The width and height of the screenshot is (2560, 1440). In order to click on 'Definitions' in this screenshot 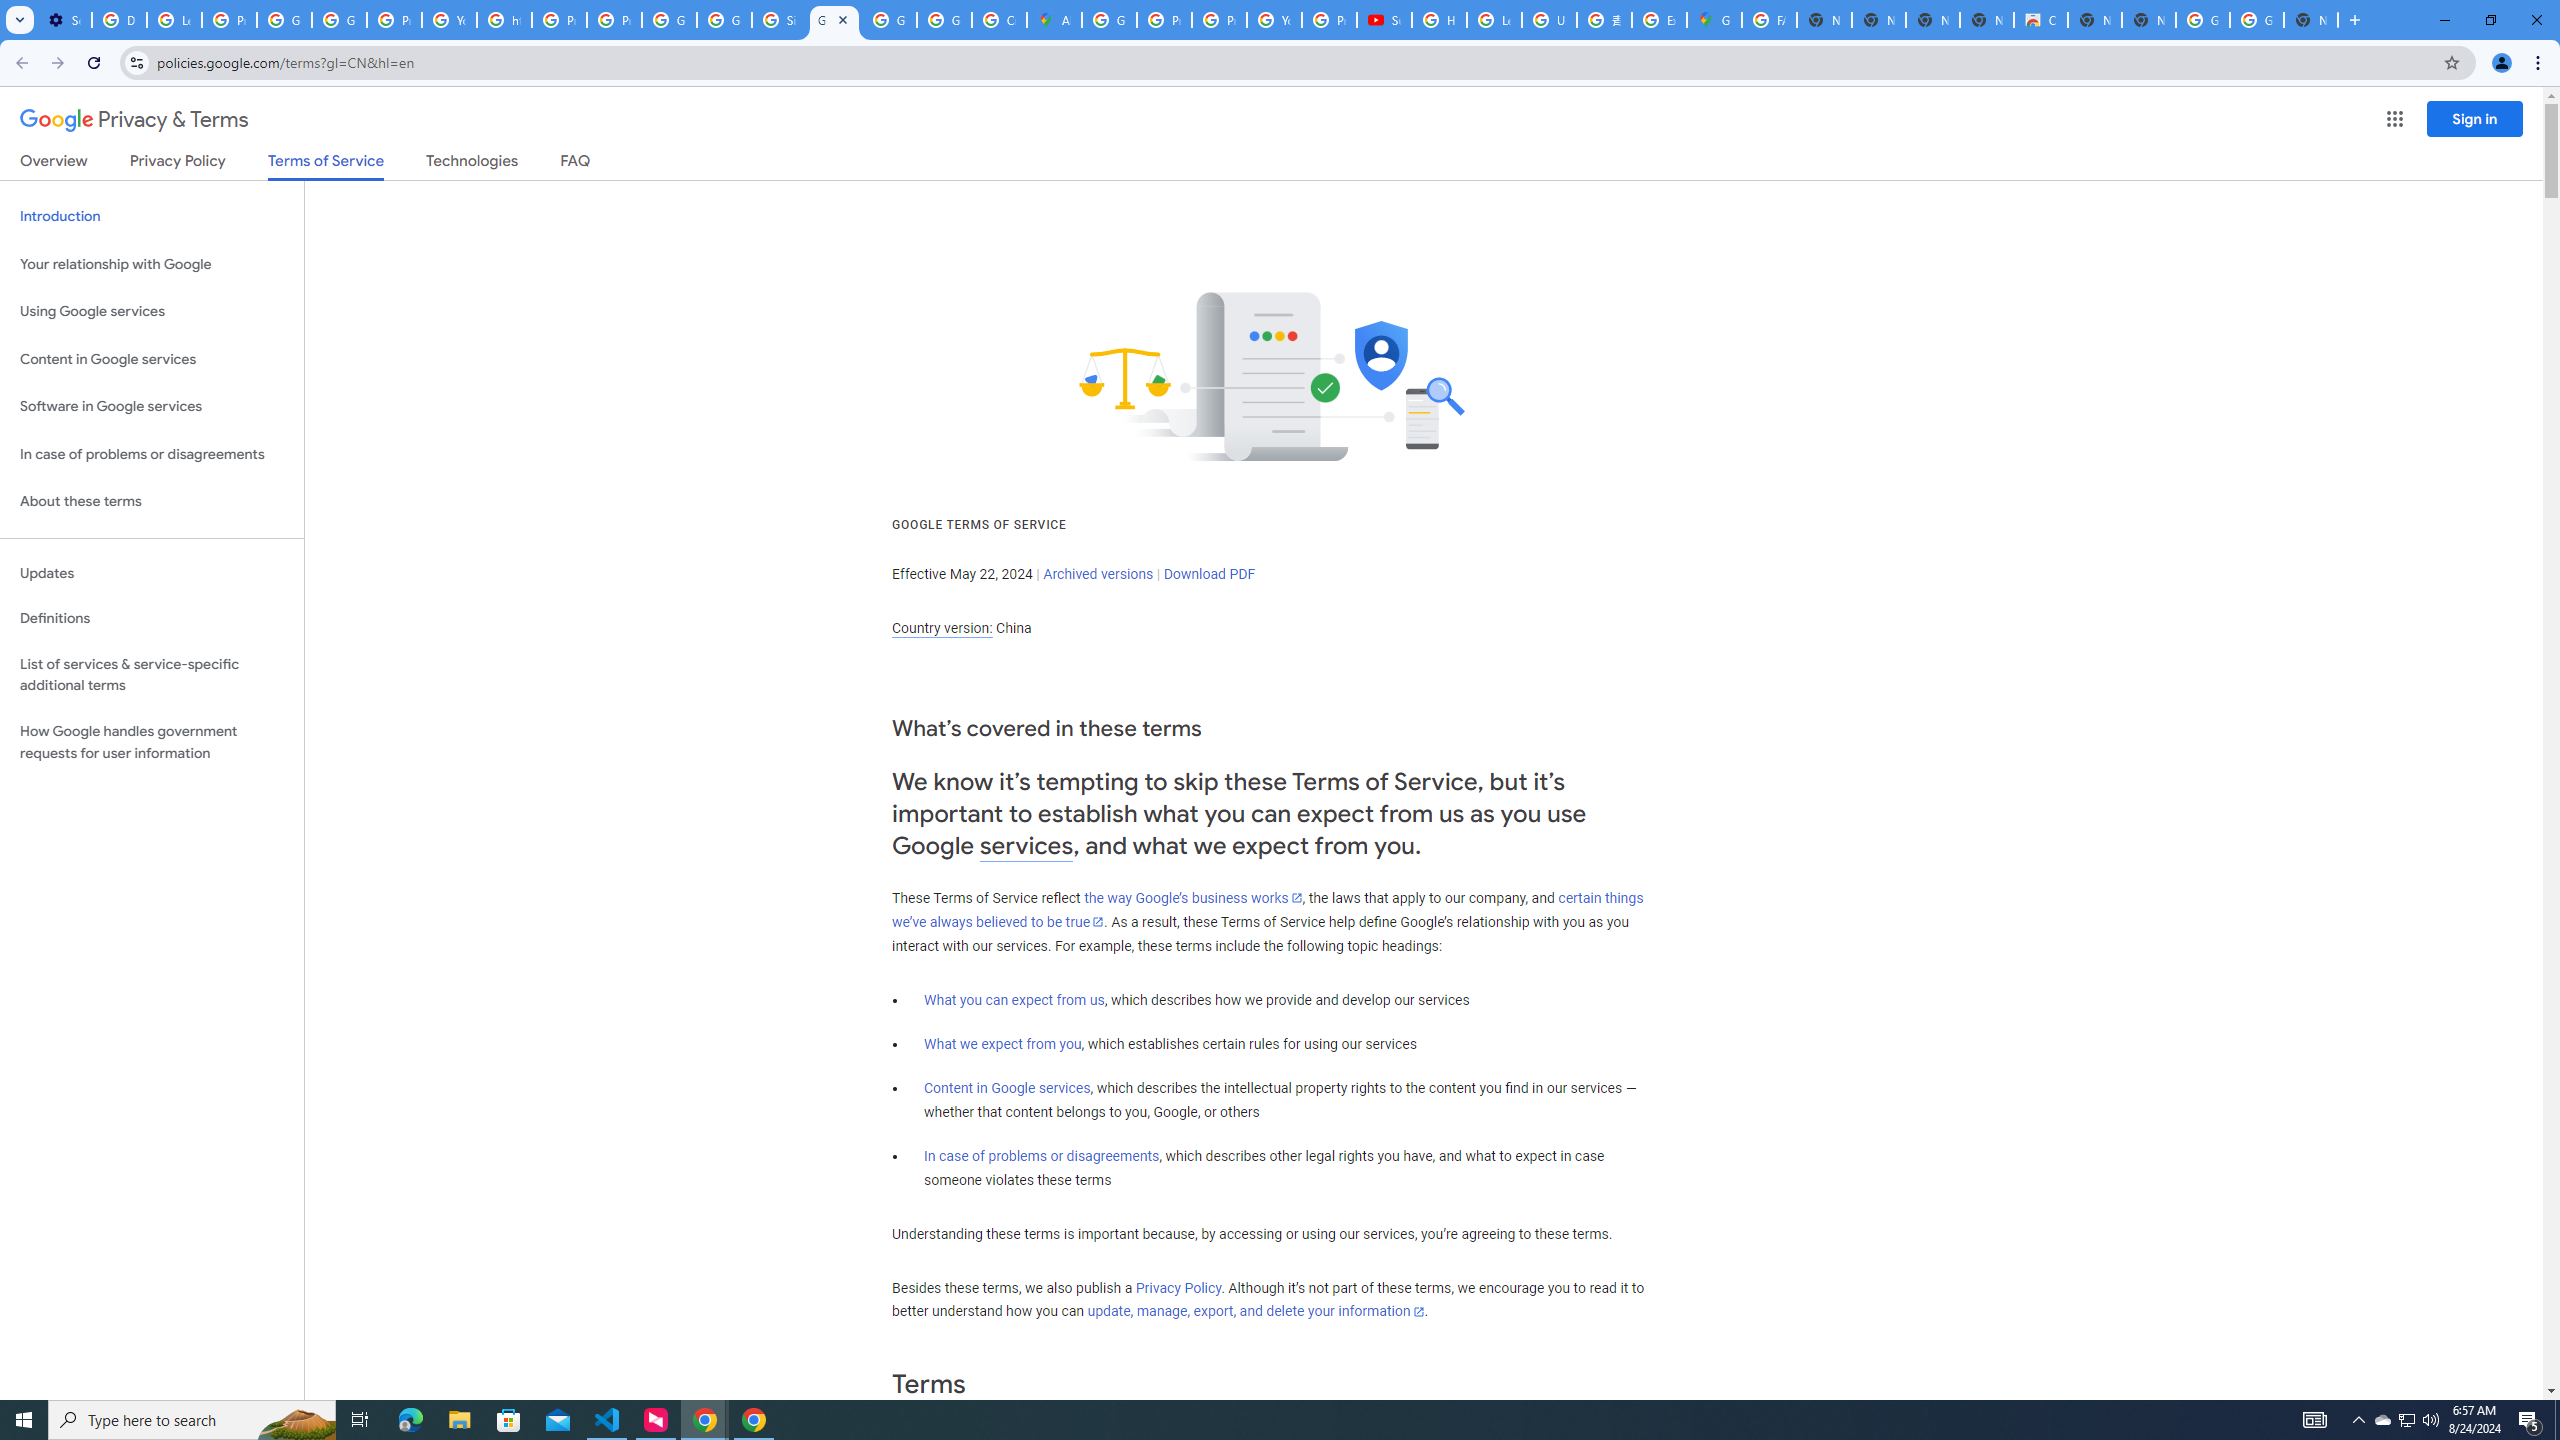, I will do `click(151, 618)`.